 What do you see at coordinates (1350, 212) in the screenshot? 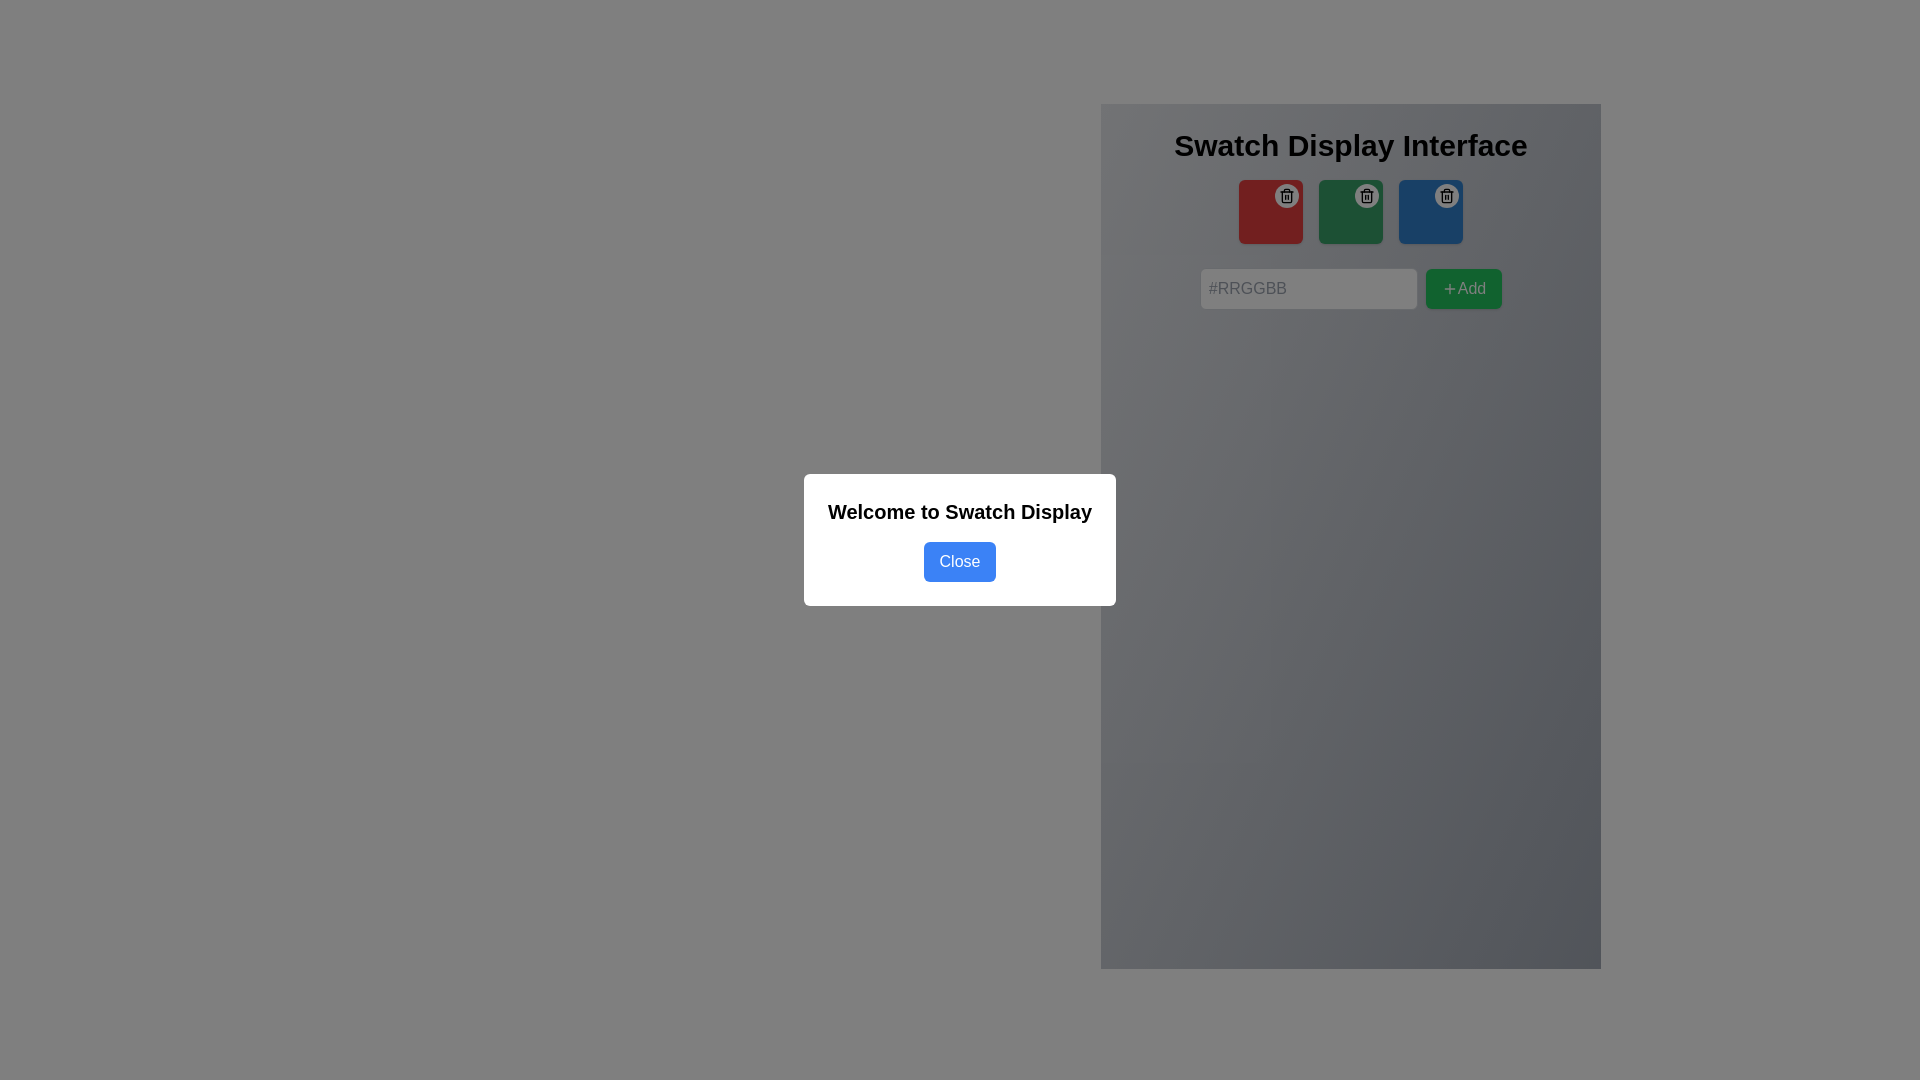
I see `the color swatch in the second position` at bounding box center [1350, 212].